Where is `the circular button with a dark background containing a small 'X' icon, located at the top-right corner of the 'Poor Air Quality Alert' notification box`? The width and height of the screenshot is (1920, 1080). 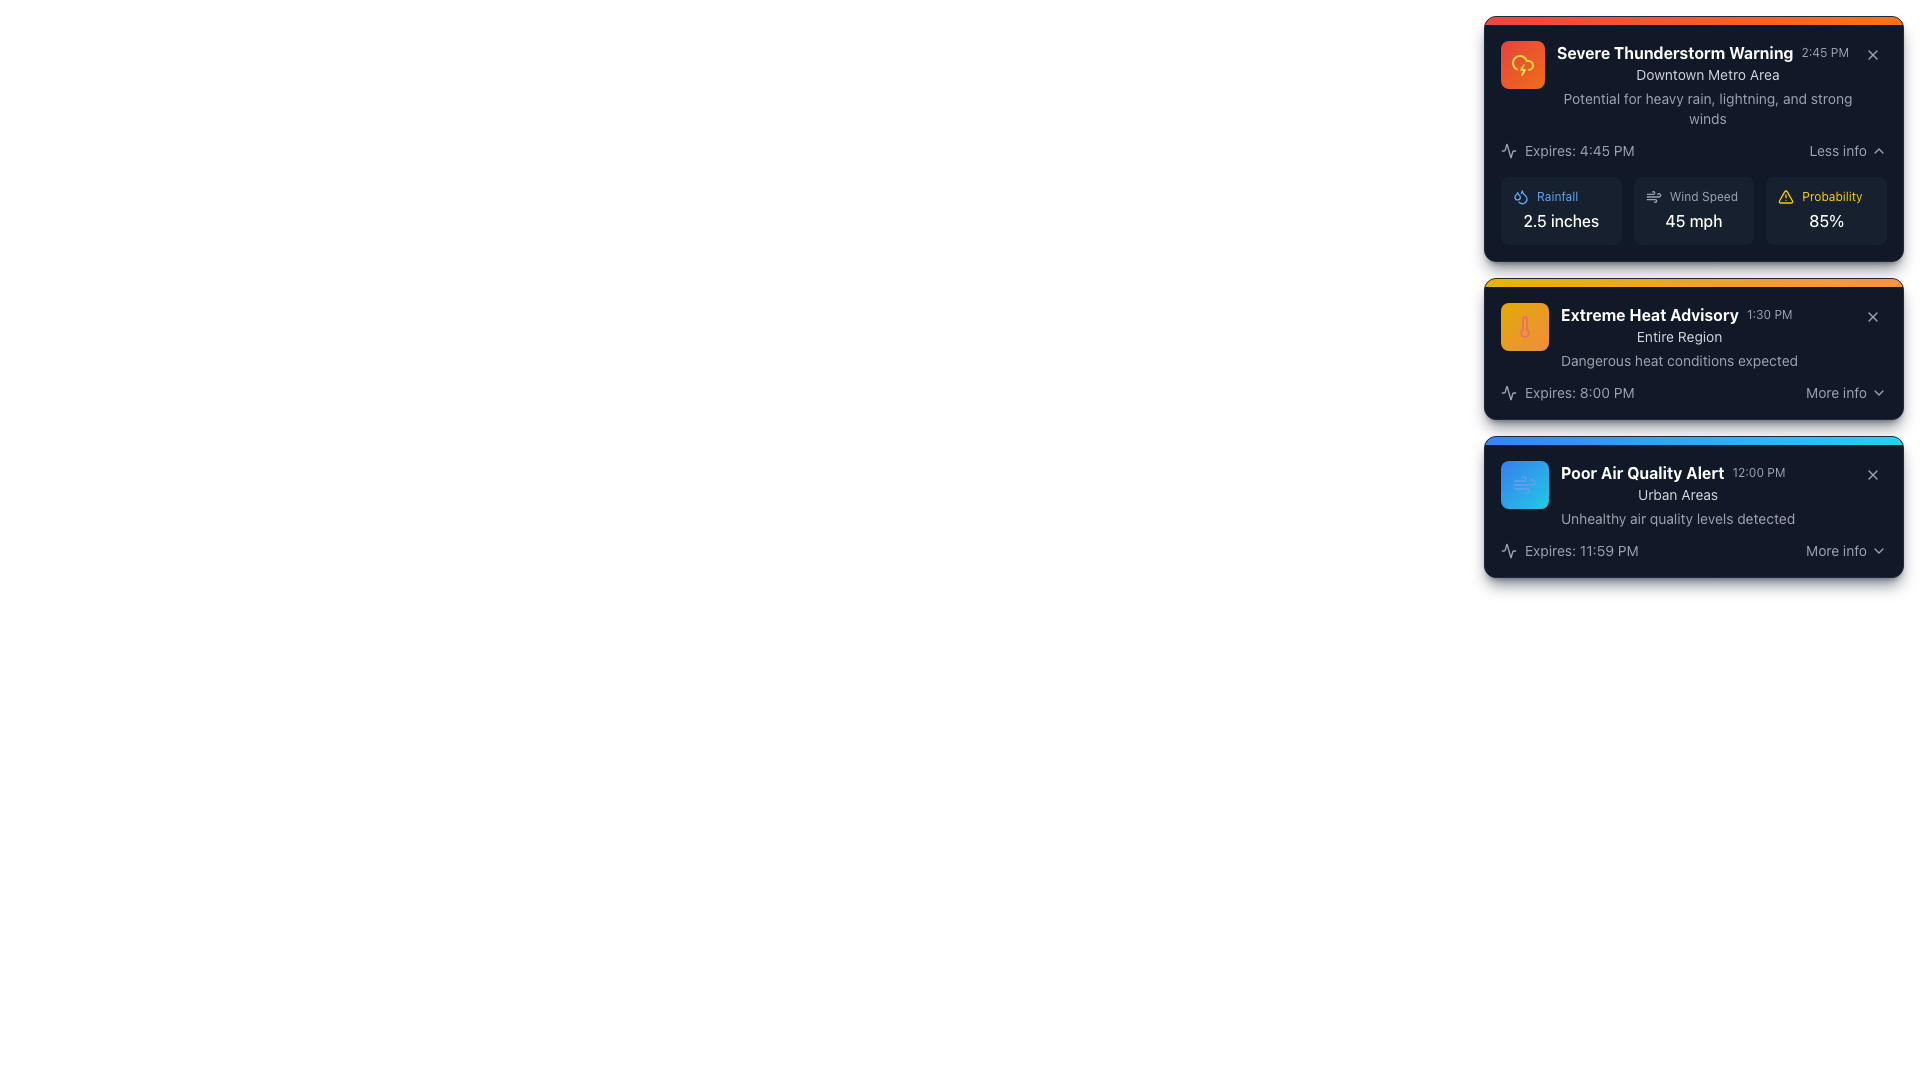
the circular button with a dark background containing a small 'X' icon, located at the top-right corner of the 'Poor Air Quality Alert' notification box is located at coordinates (1871, 474).